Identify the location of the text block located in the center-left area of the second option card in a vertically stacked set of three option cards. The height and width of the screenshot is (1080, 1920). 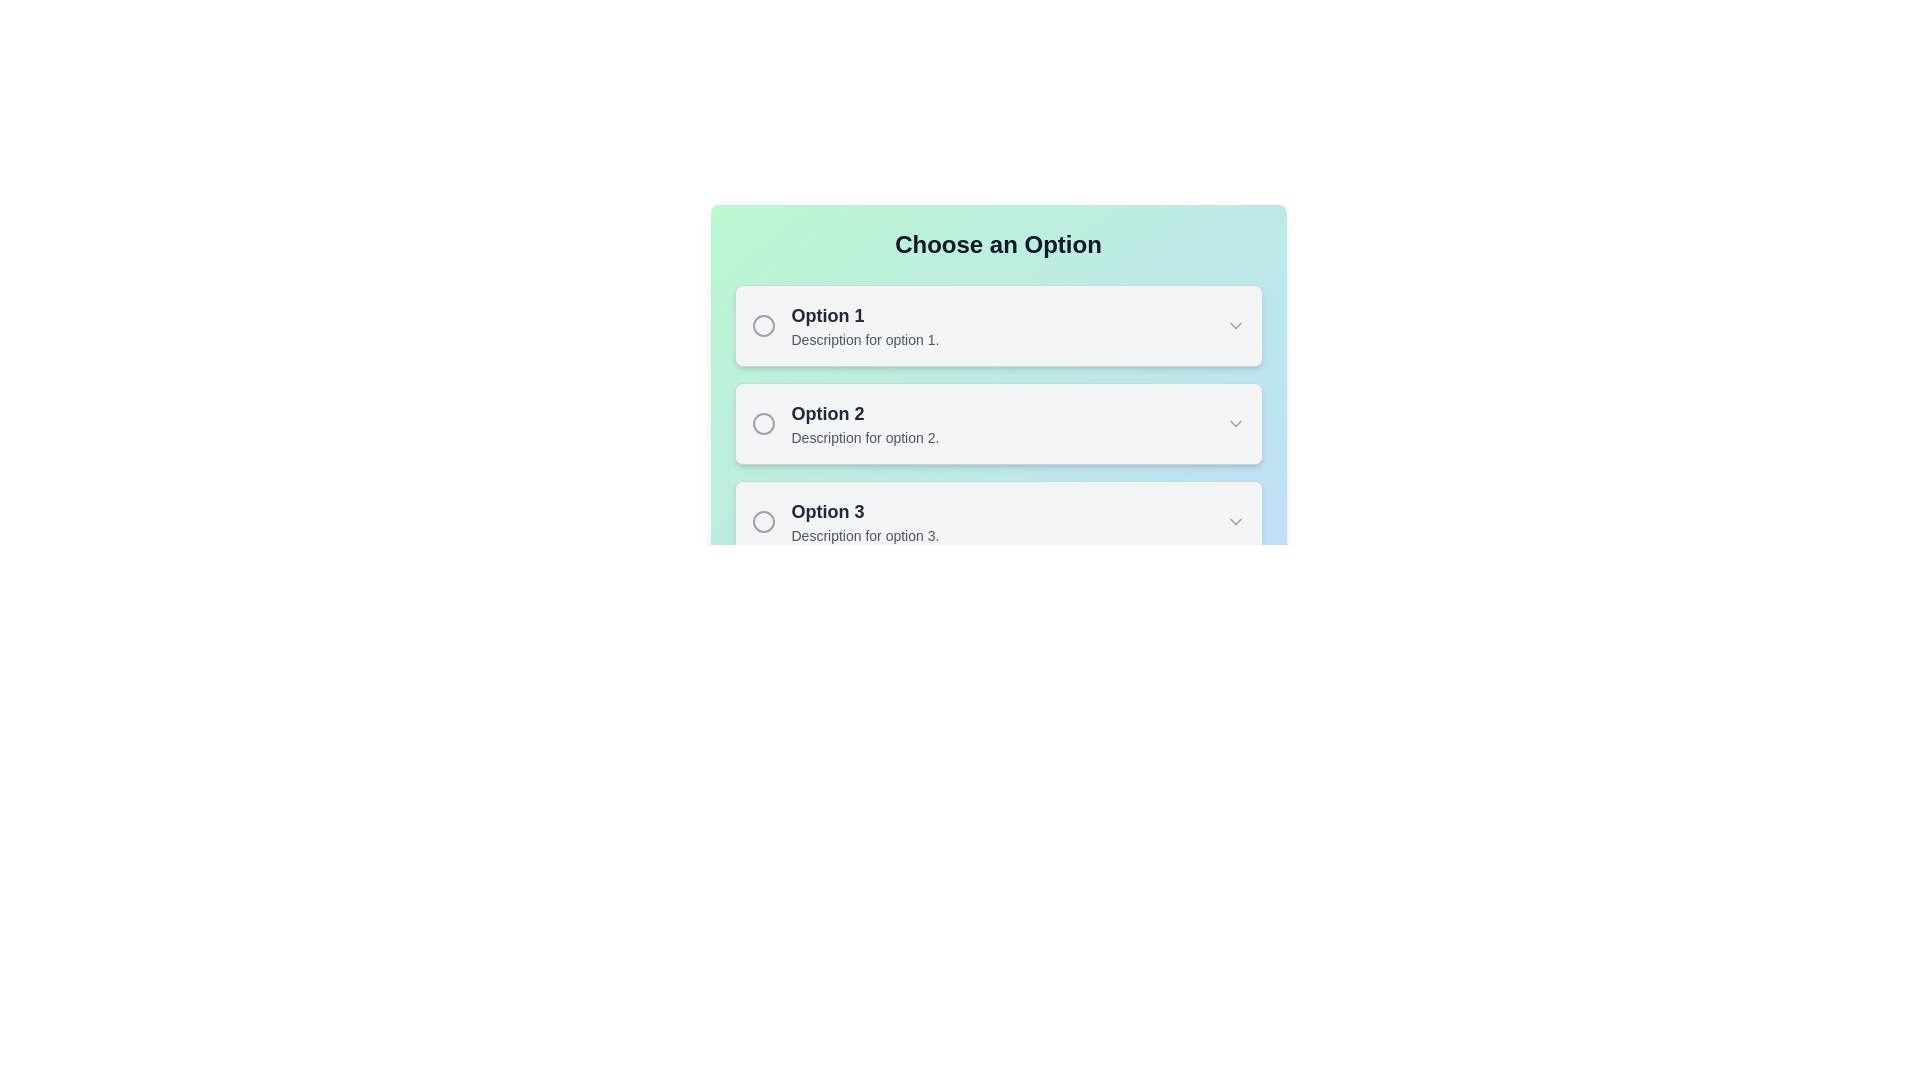
(865, 423).